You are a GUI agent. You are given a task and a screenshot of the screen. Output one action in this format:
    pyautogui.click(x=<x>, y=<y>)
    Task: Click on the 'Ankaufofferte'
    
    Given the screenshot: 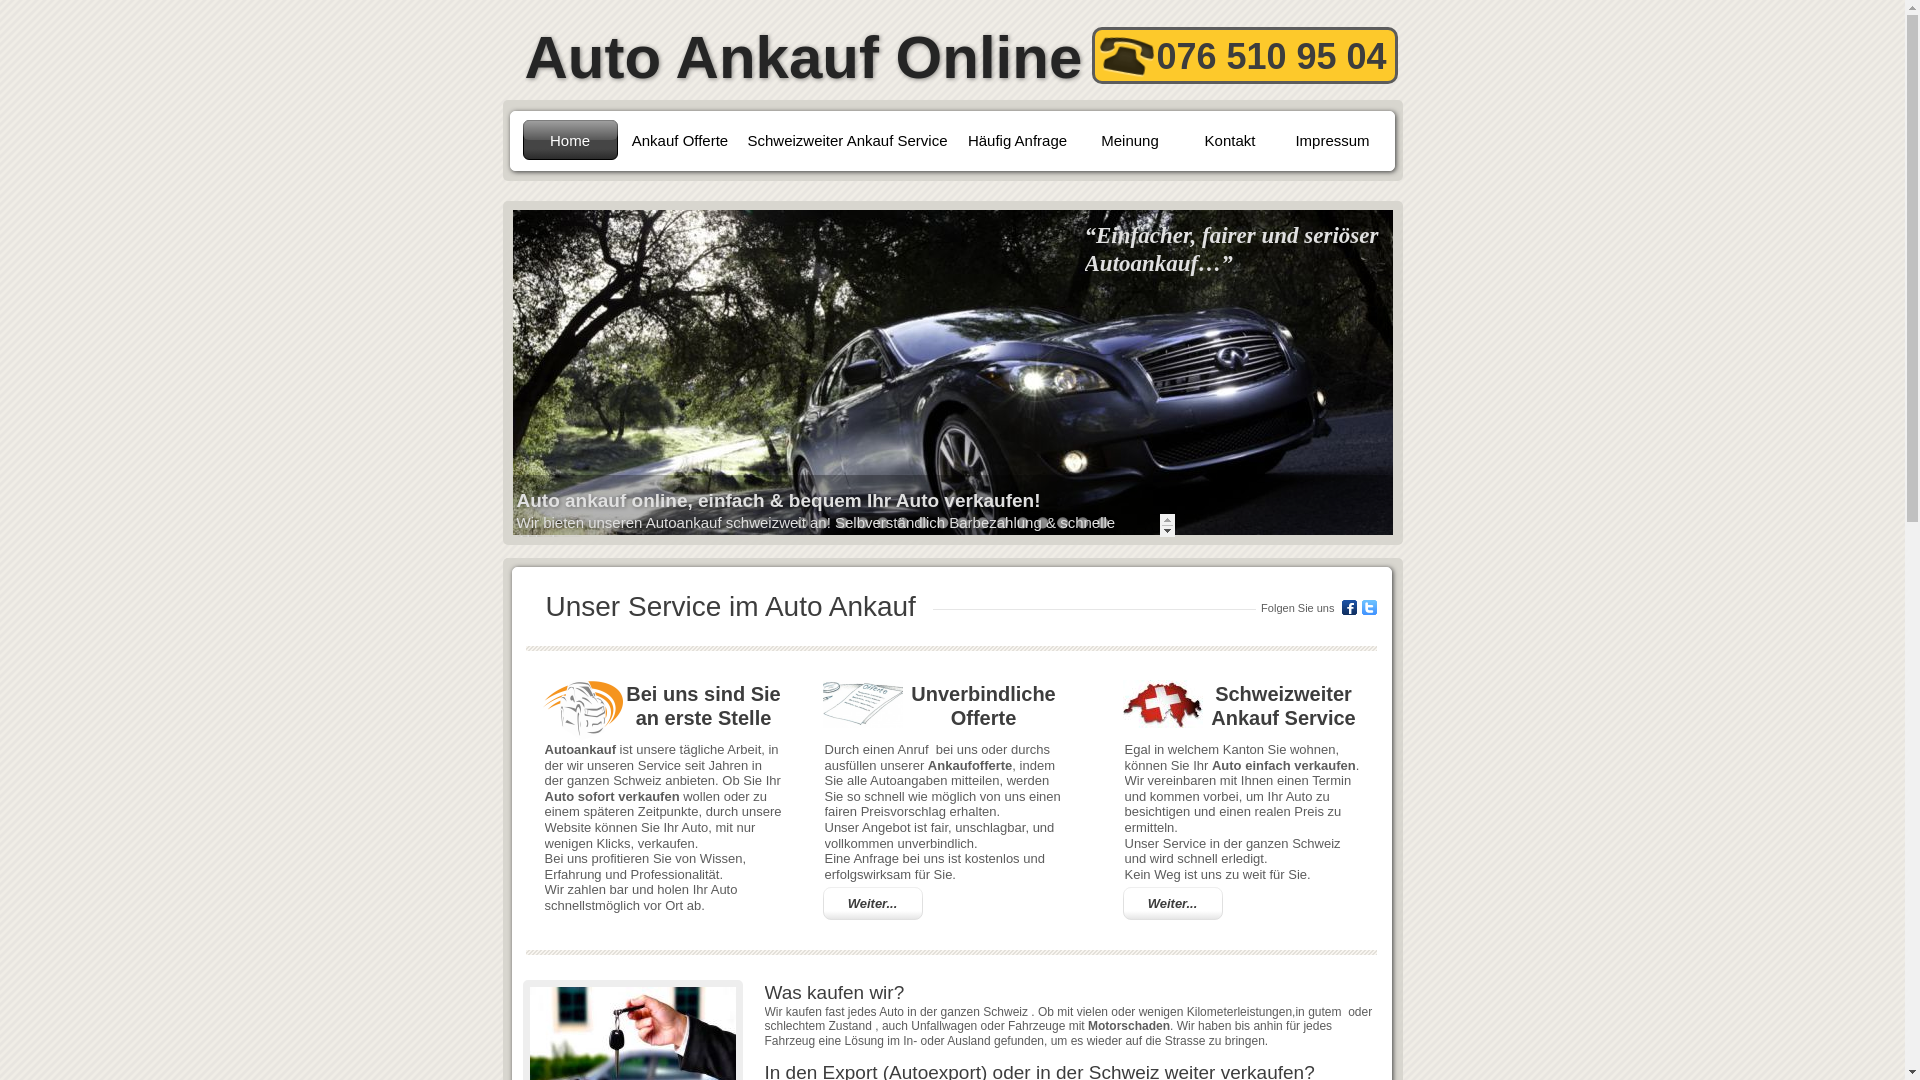 What is the action you would take?
    pyautogui.click(x=970, y=764)
    